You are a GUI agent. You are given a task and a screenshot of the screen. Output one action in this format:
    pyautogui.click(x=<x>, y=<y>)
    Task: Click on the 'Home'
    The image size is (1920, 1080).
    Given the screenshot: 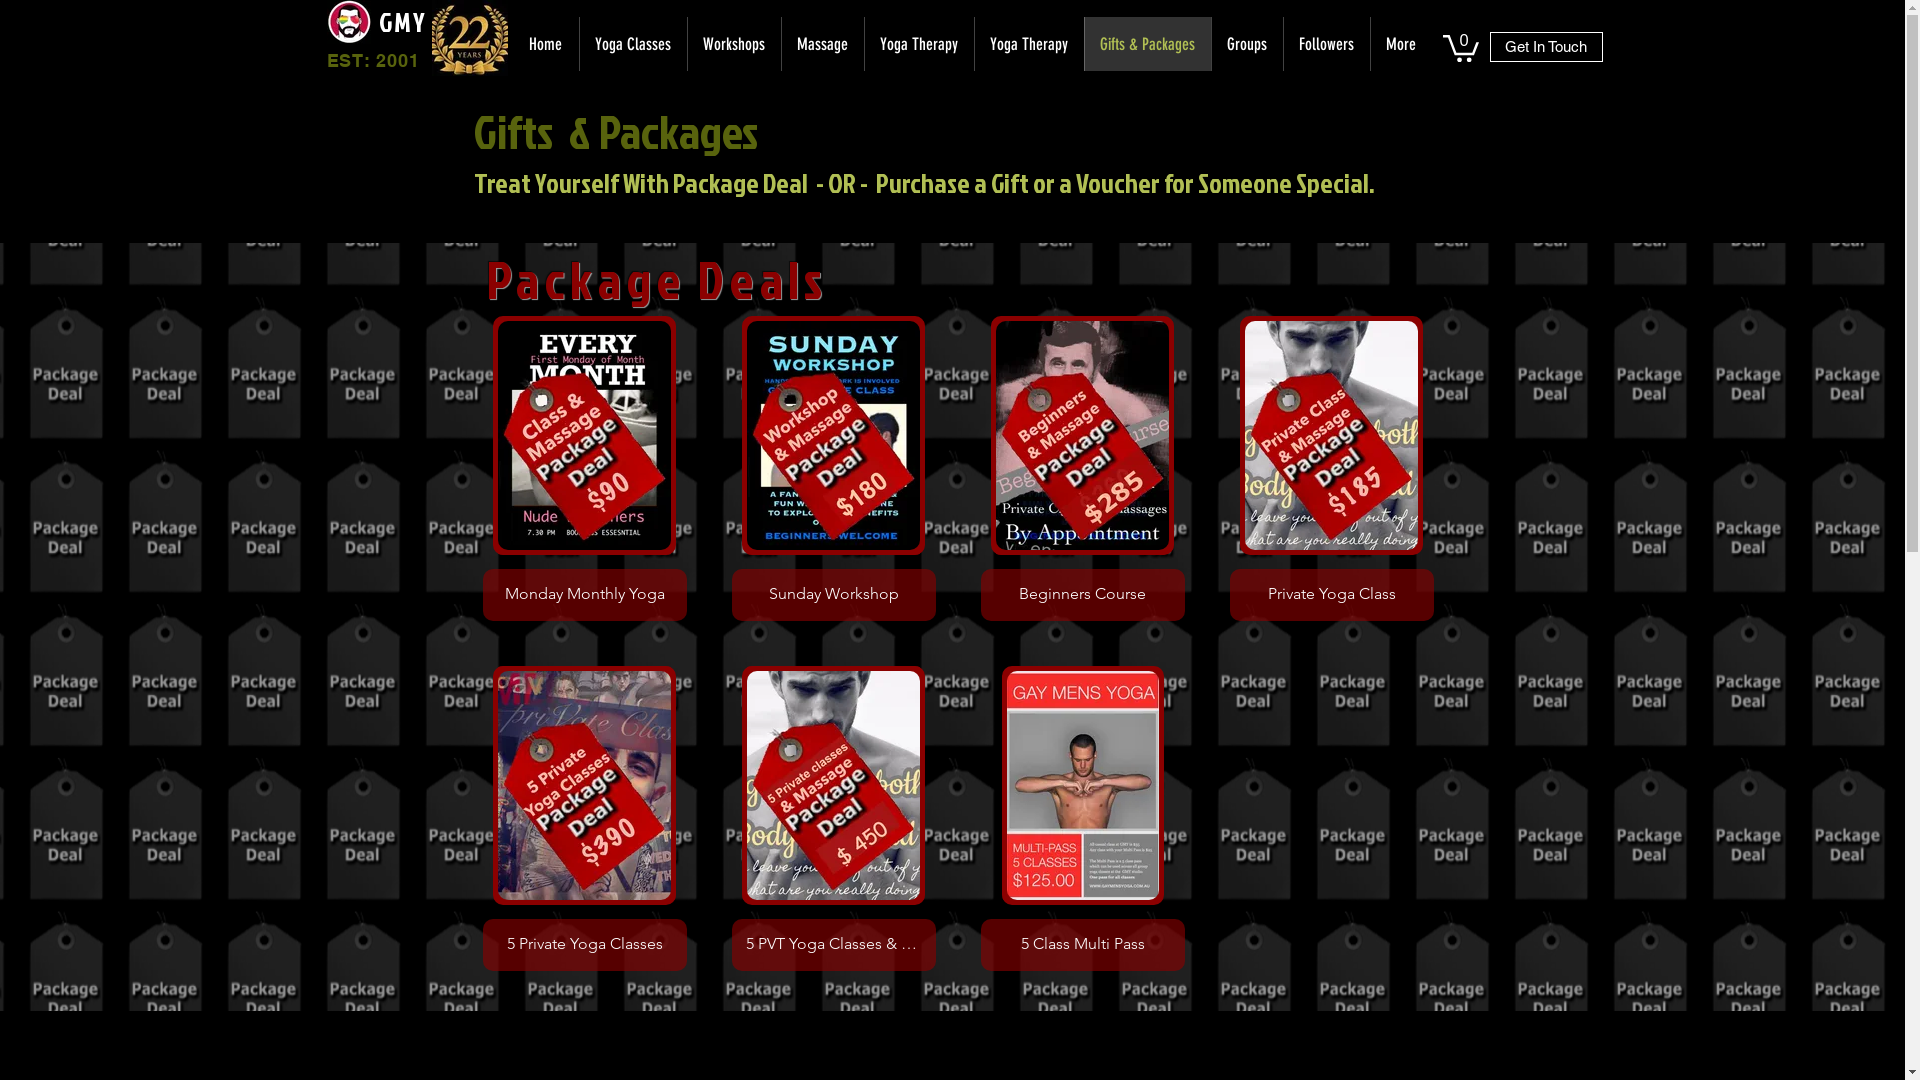 What is the action you would take?
    pyautogui.click(x=546, y=43)
    